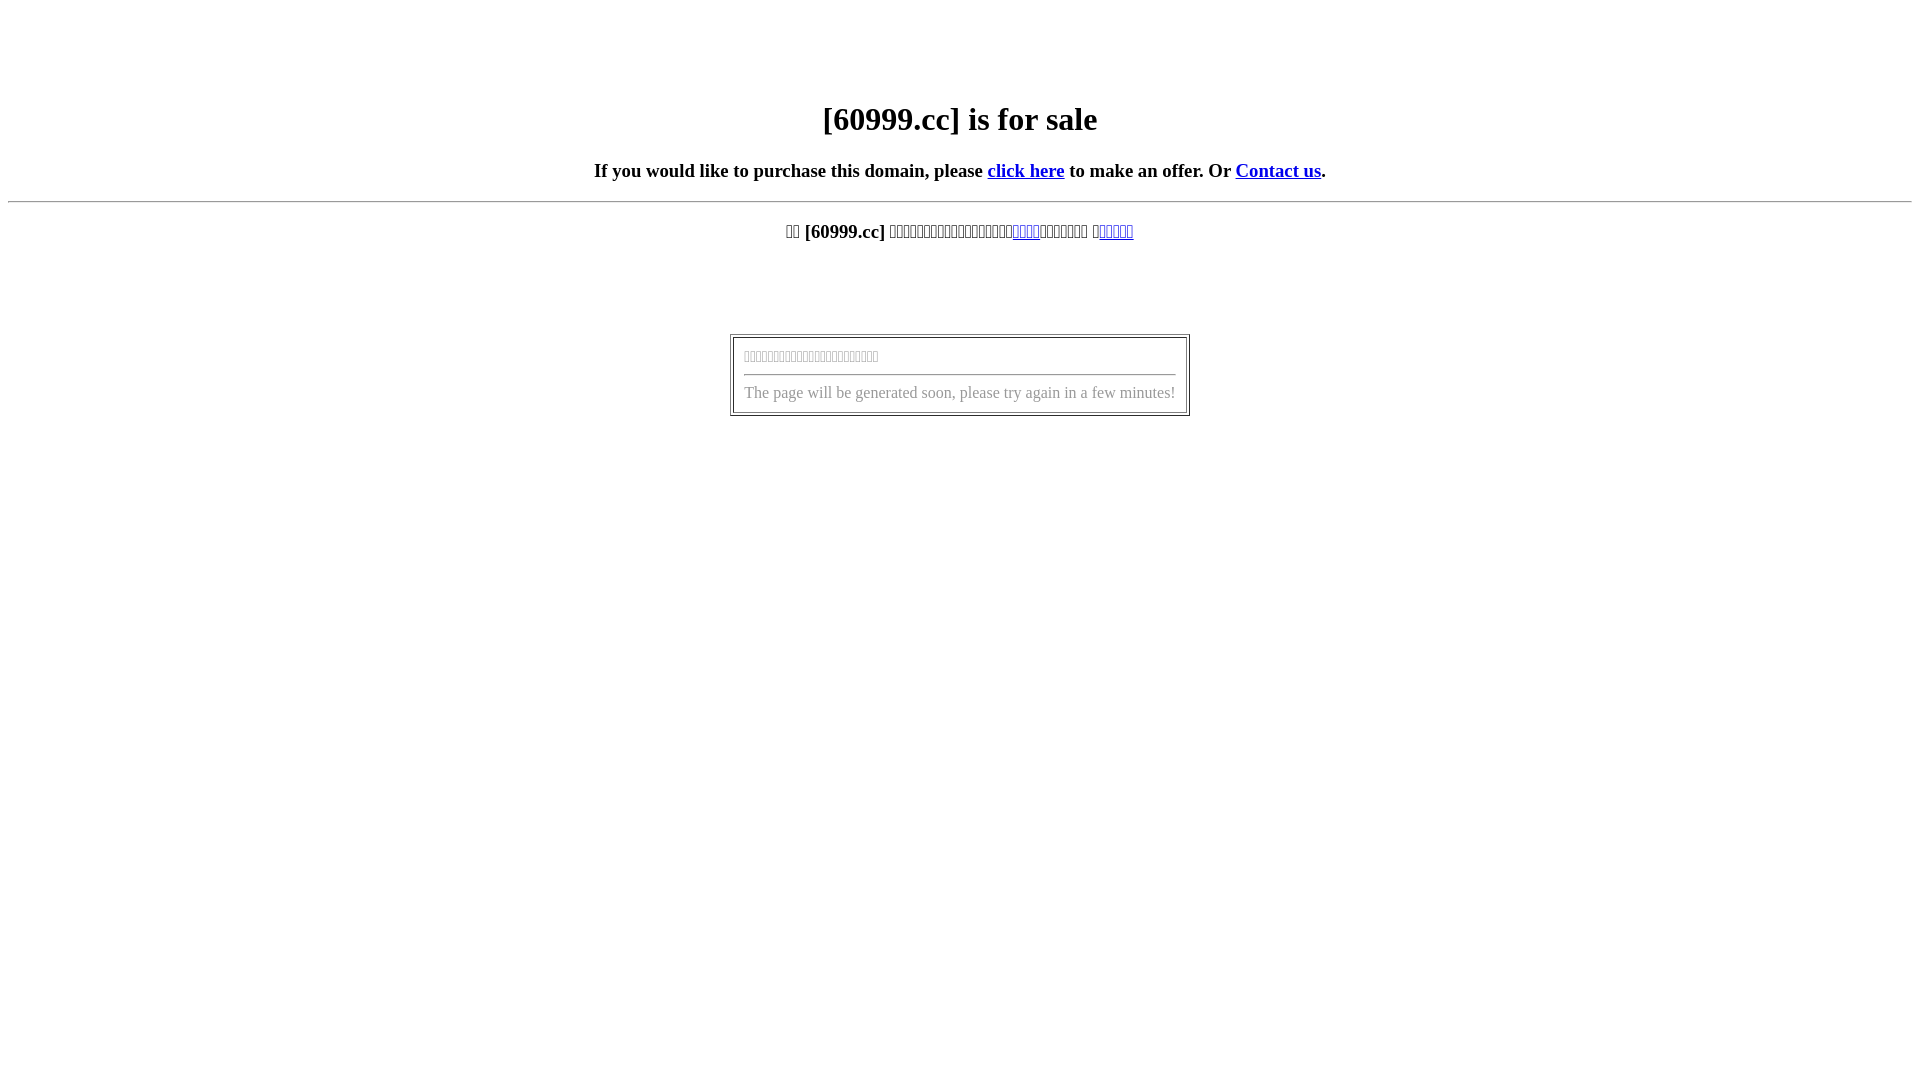 The width and height of the screenshot is (1920, 1080). What do you see at coordinates (1277, 169) in the screenshot?
I see `'Contact us'` at bounding box center [1277, 169].